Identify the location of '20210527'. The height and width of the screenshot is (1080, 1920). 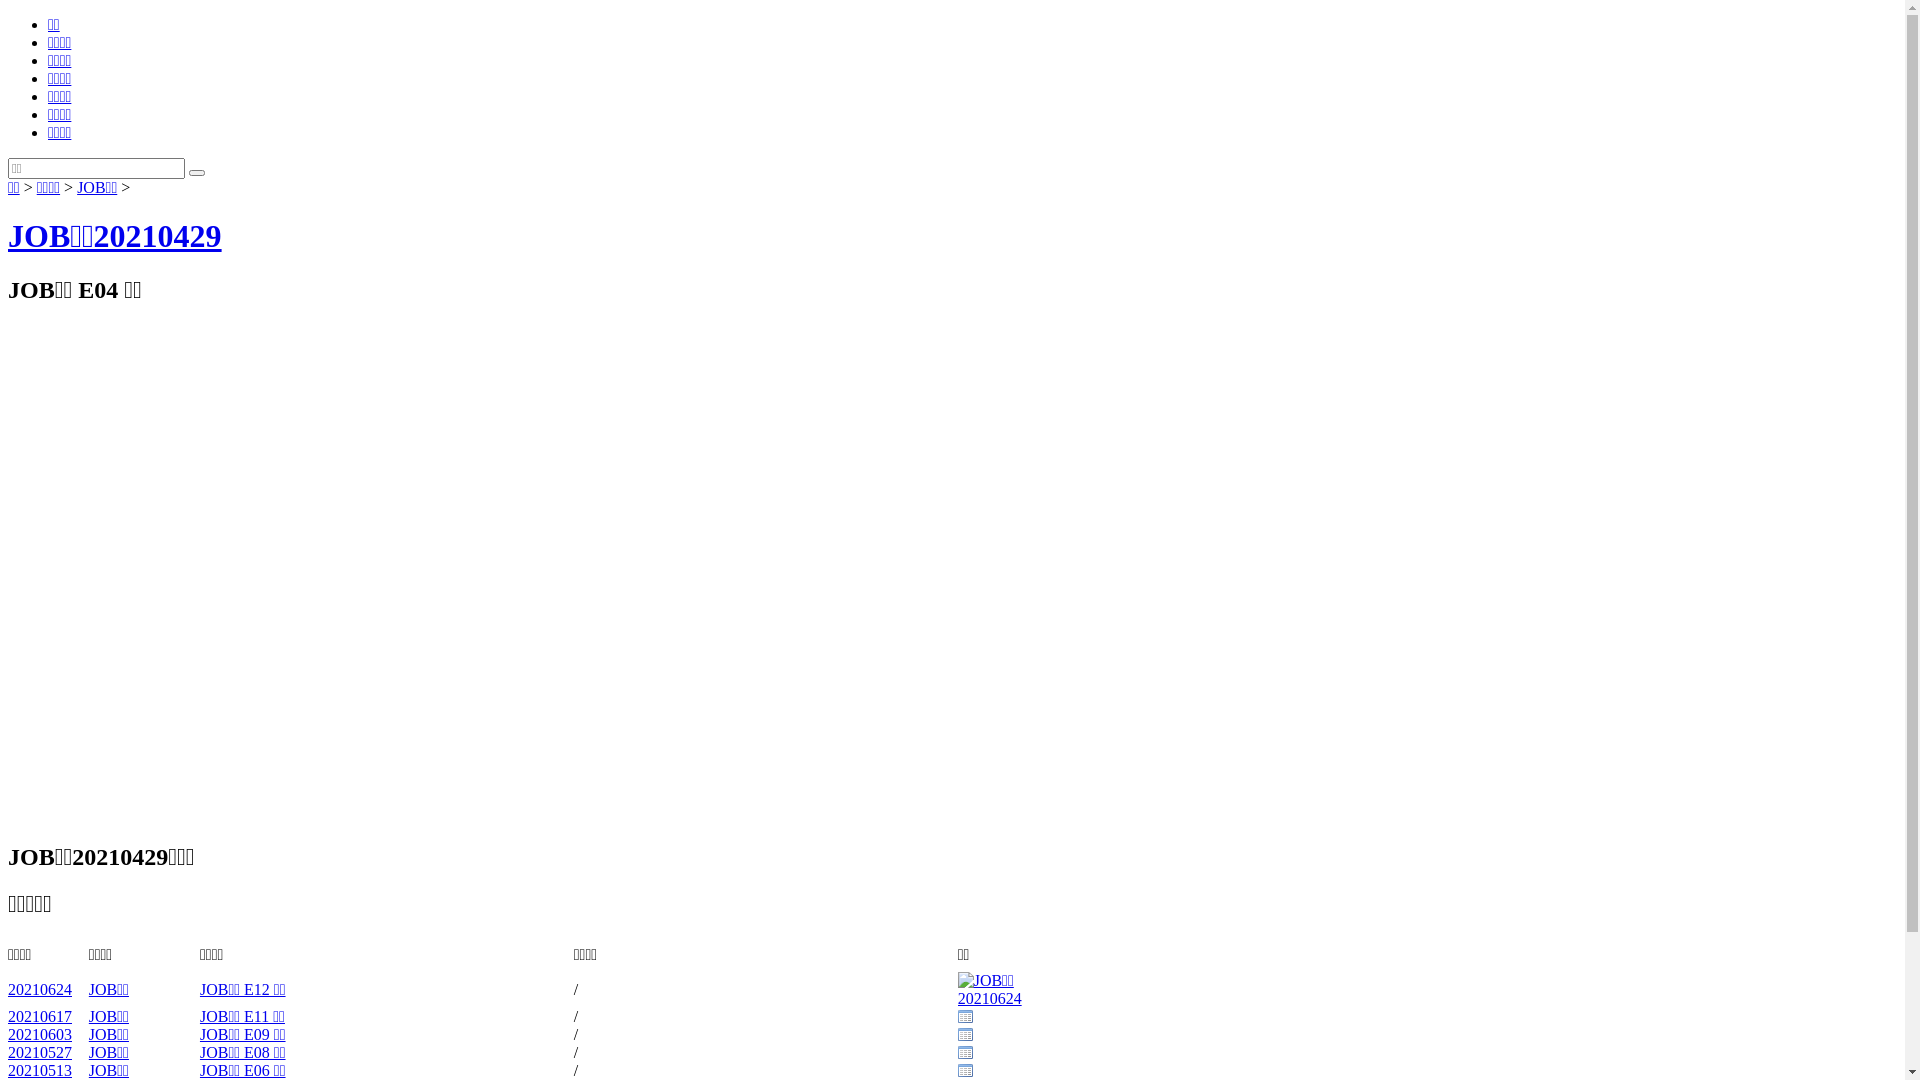
(39, 1051).